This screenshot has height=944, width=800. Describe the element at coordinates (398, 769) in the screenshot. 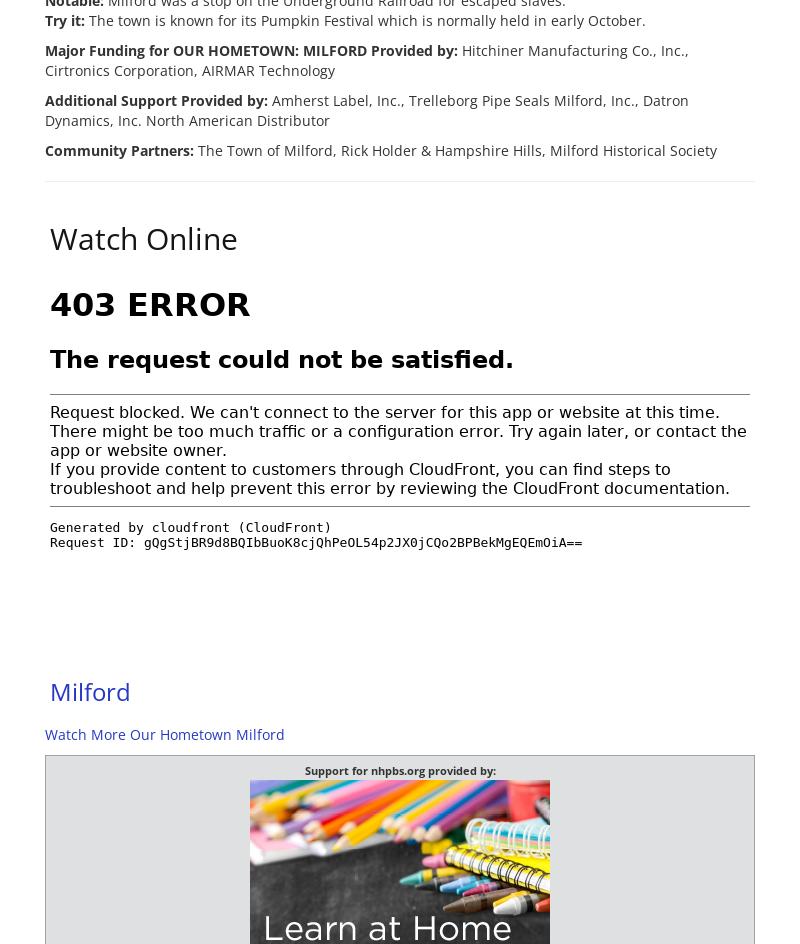

I see `'Support for nhpbs.org provided by:'` at that location.